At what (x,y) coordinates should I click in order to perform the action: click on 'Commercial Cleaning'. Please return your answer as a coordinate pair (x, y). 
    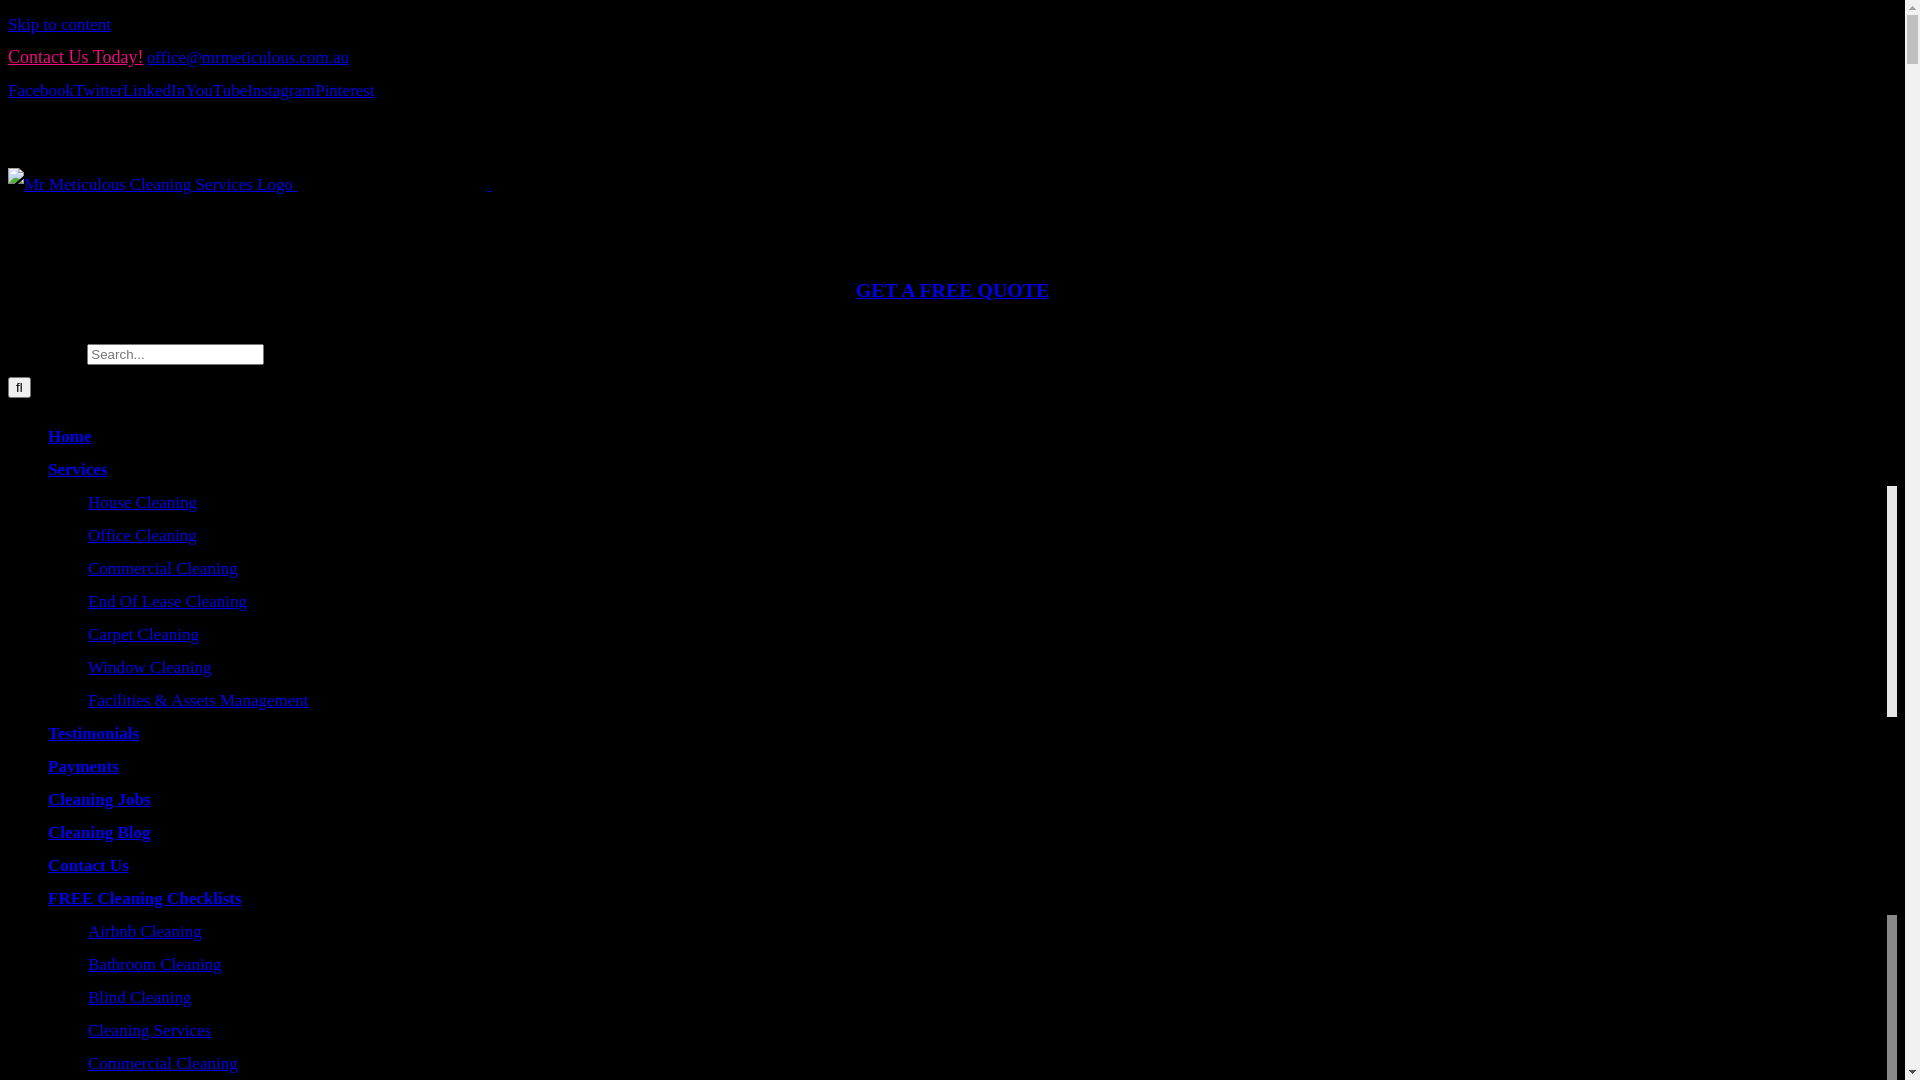
    Looking at the image, I should click on (163, 1062).